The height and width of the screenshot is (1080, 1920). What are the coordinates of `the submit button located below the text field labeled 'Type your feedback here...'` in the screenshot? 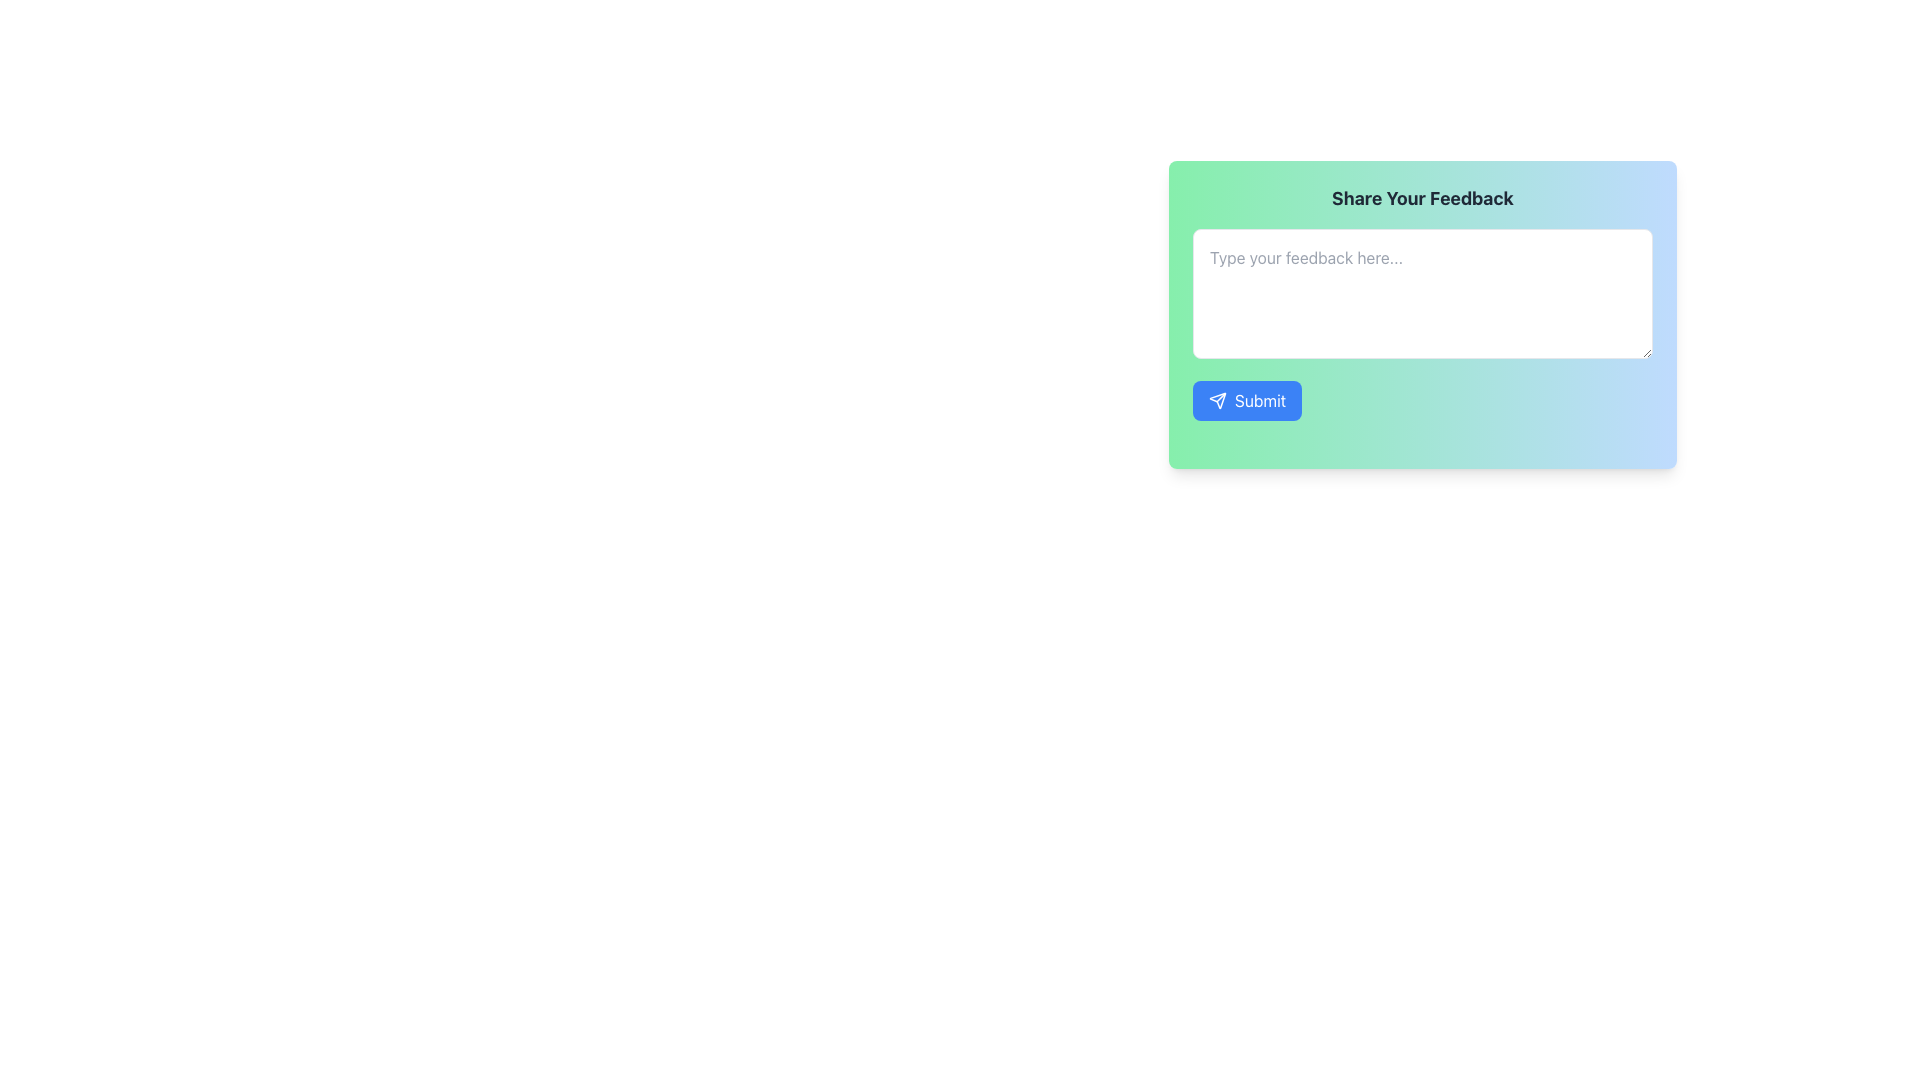 It's located at (1246, 401).